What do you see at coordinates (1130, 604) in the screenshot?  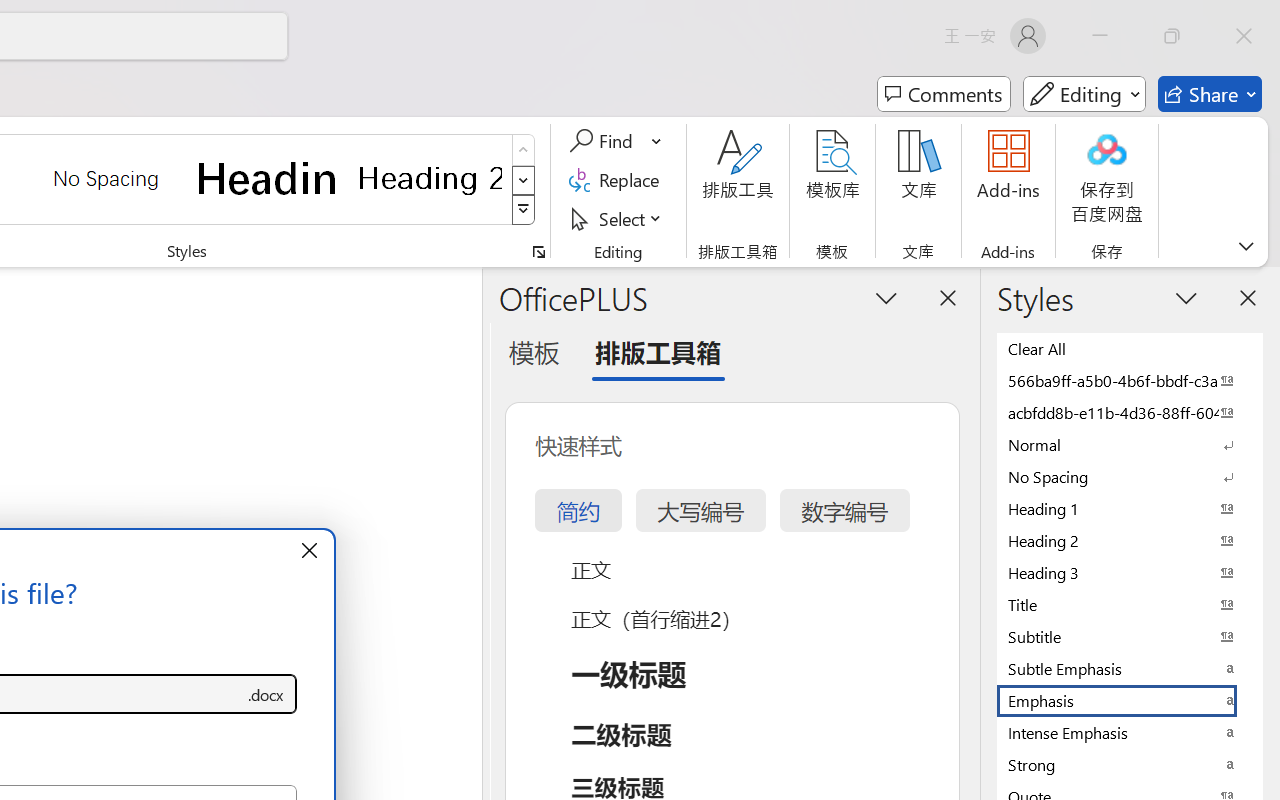 I see `'Title'` at bounding box center [1130, 604].